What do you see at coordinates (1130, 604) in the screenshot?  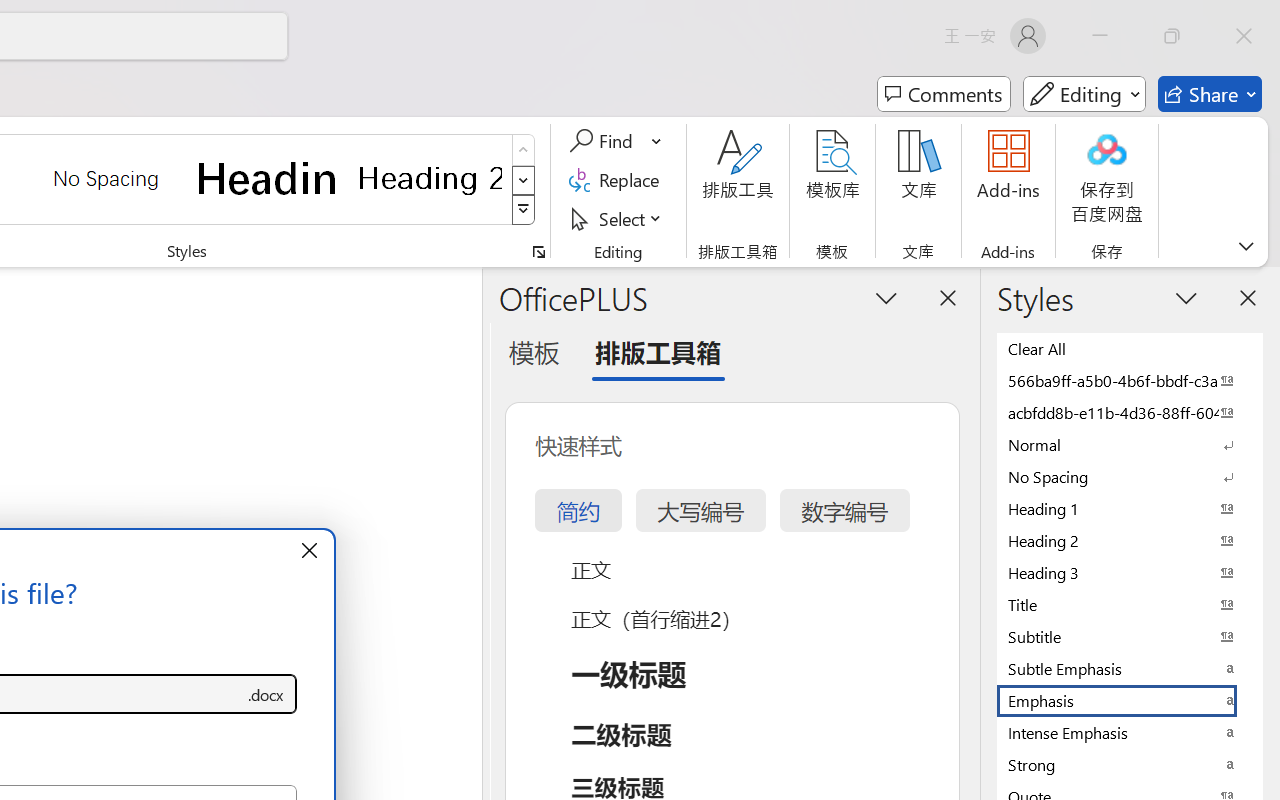 I see `'Title'` at bounding box center [1130, 604].